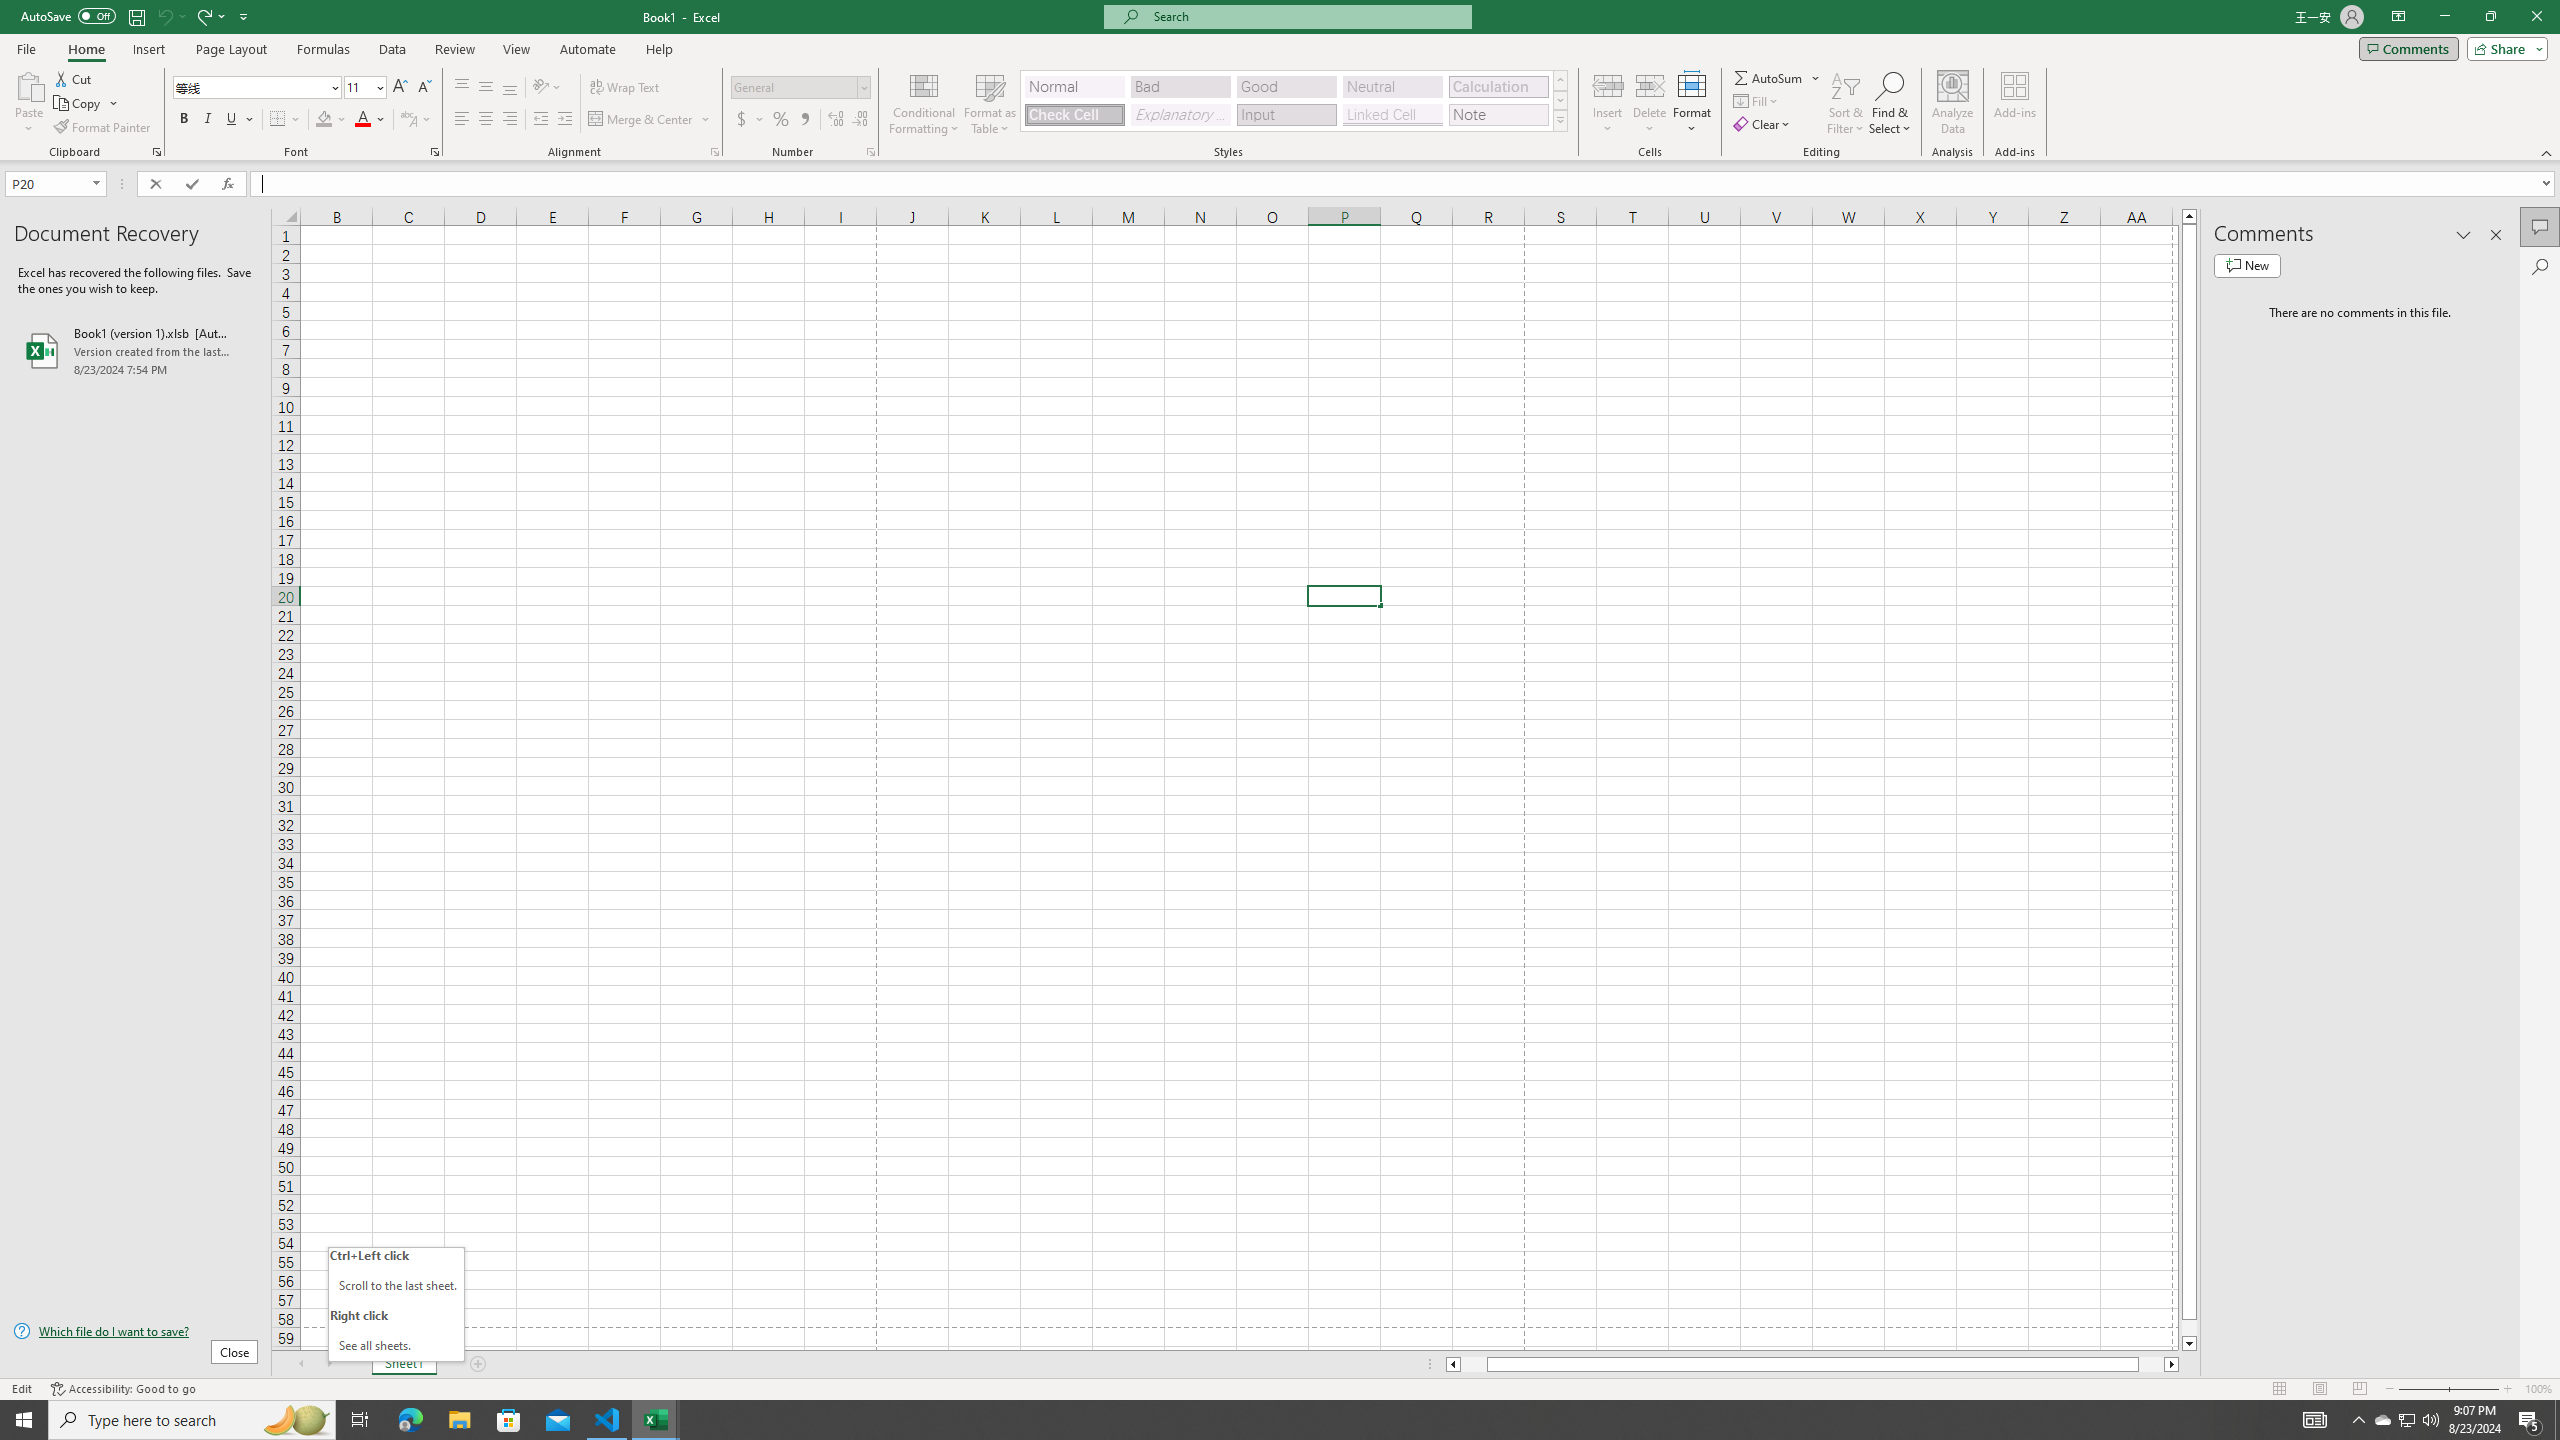  Describe the element at coordinates (1497, 114) in the screenshot. I see `'Note'` at that location.